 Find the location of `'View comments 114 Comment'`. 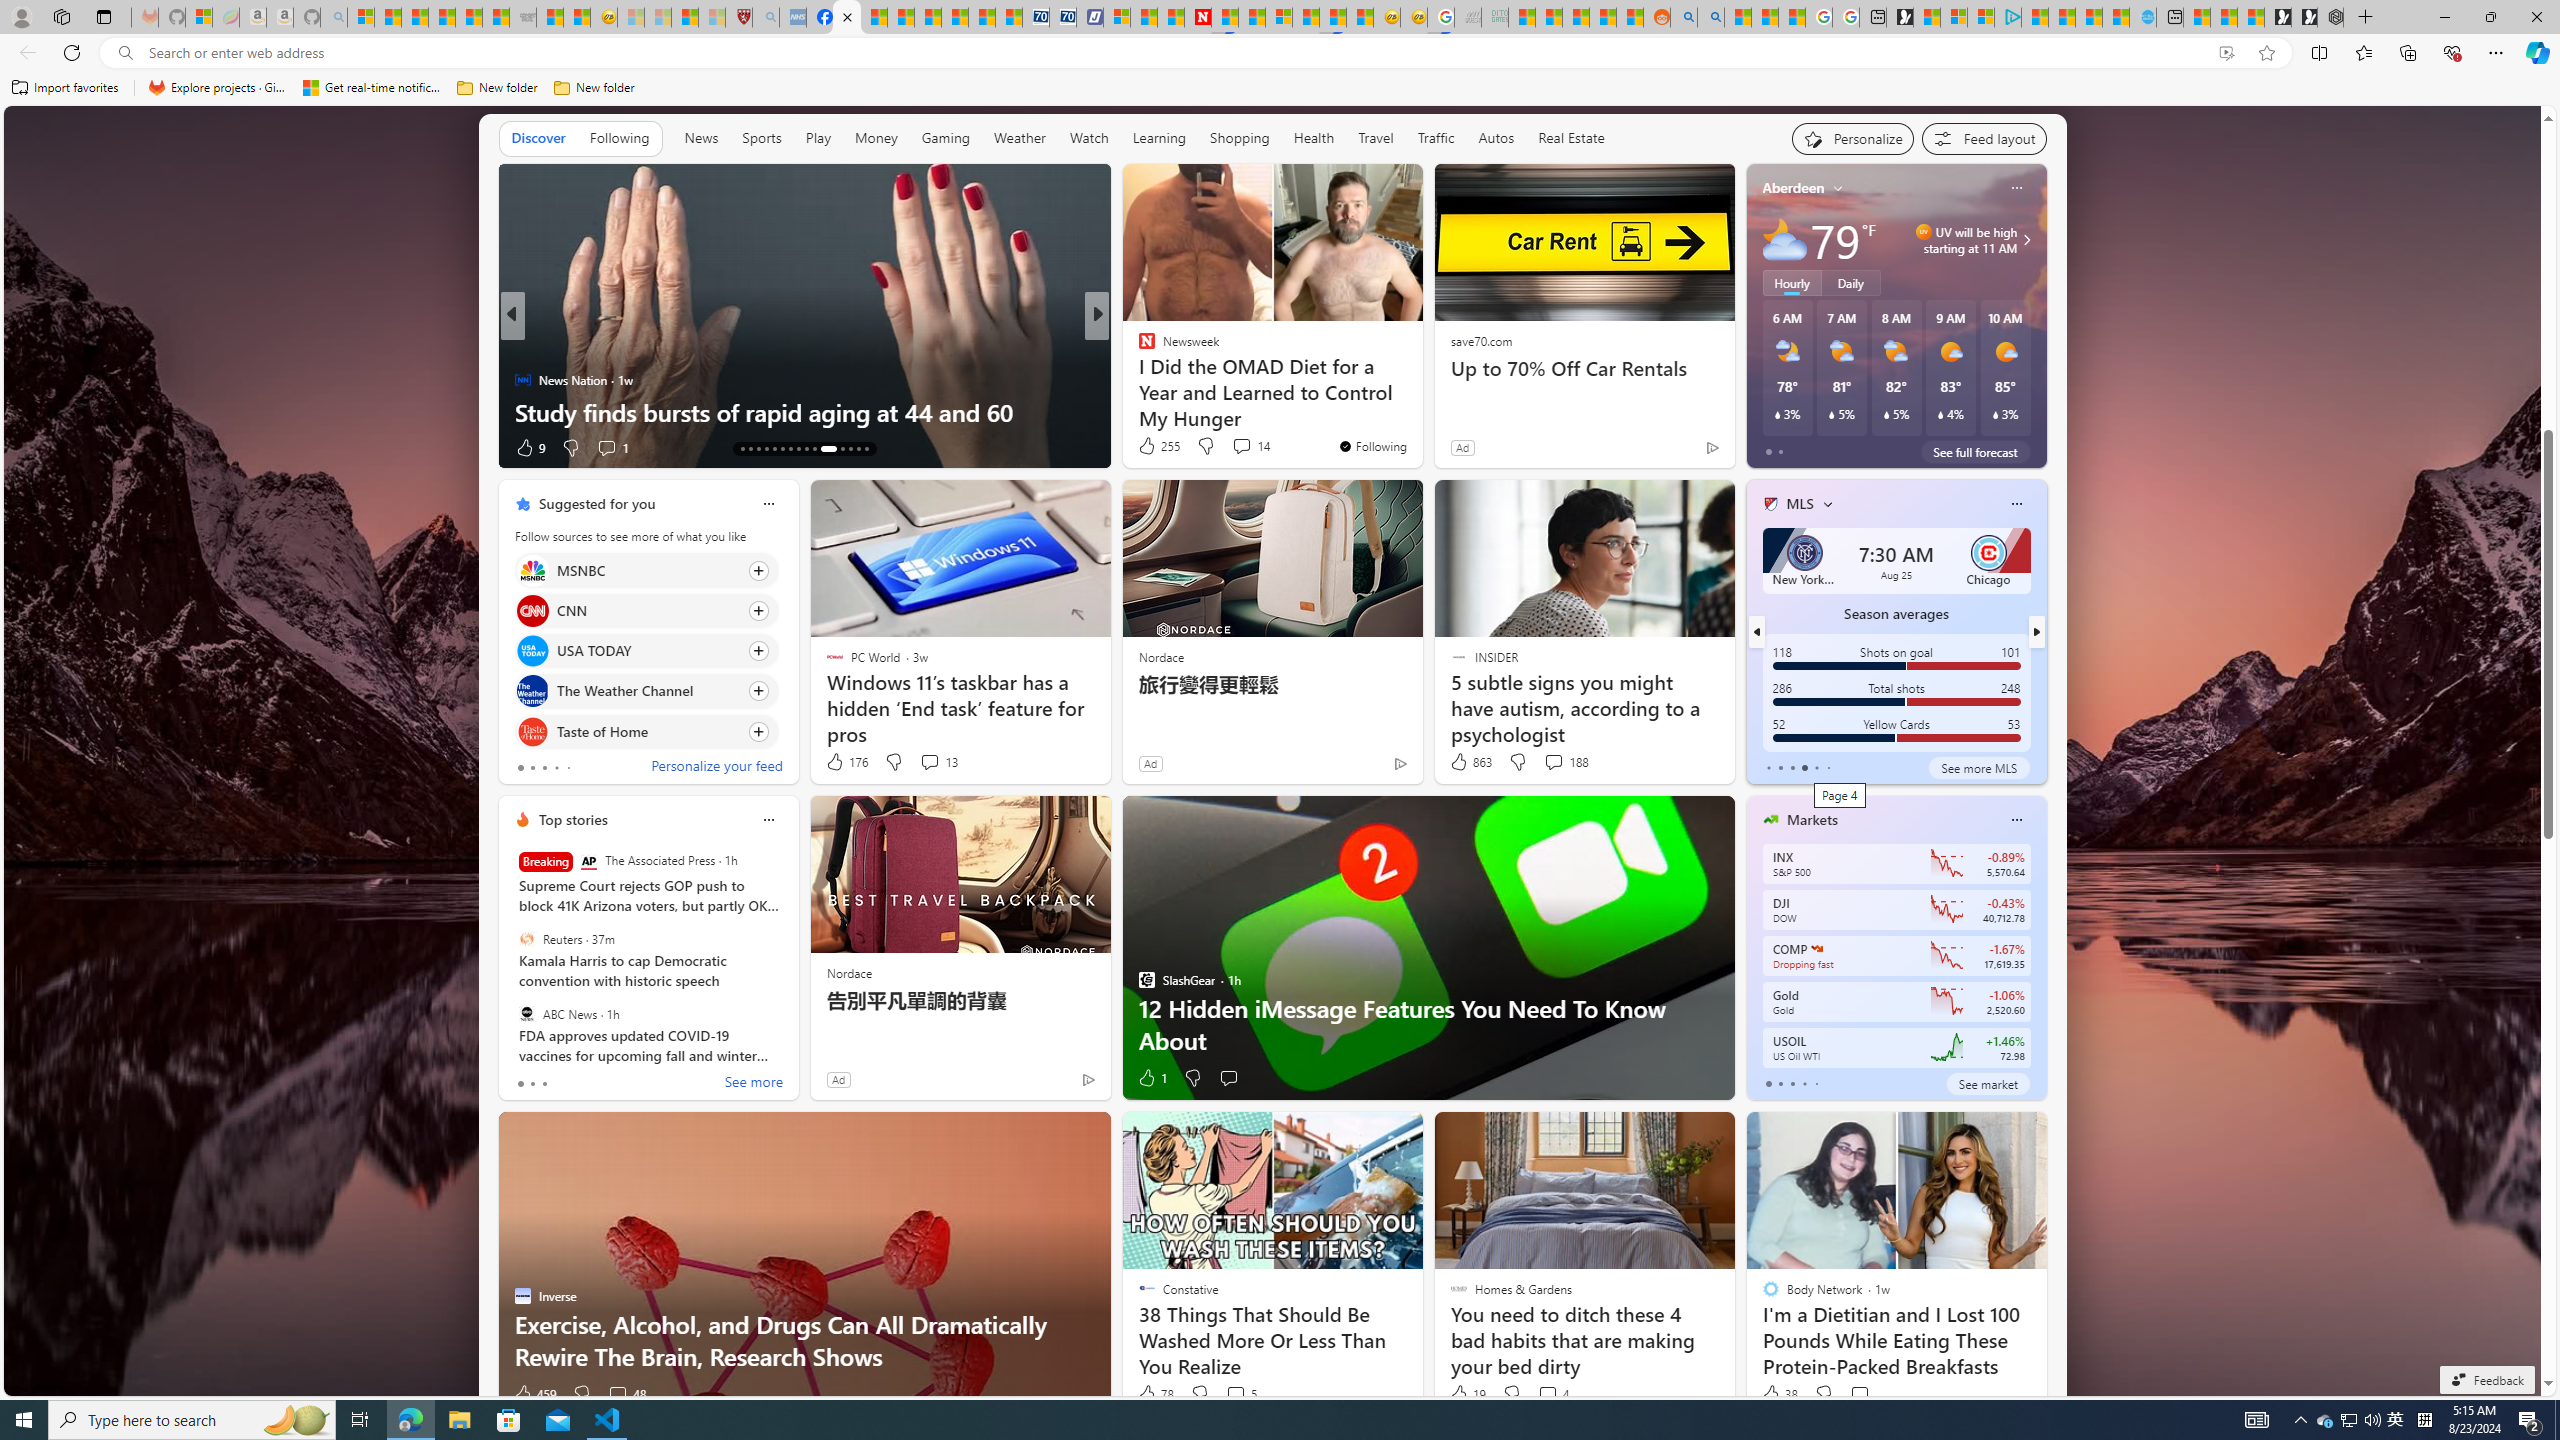

'View comments 114 Comment' is located at coordinates (1247, 447).